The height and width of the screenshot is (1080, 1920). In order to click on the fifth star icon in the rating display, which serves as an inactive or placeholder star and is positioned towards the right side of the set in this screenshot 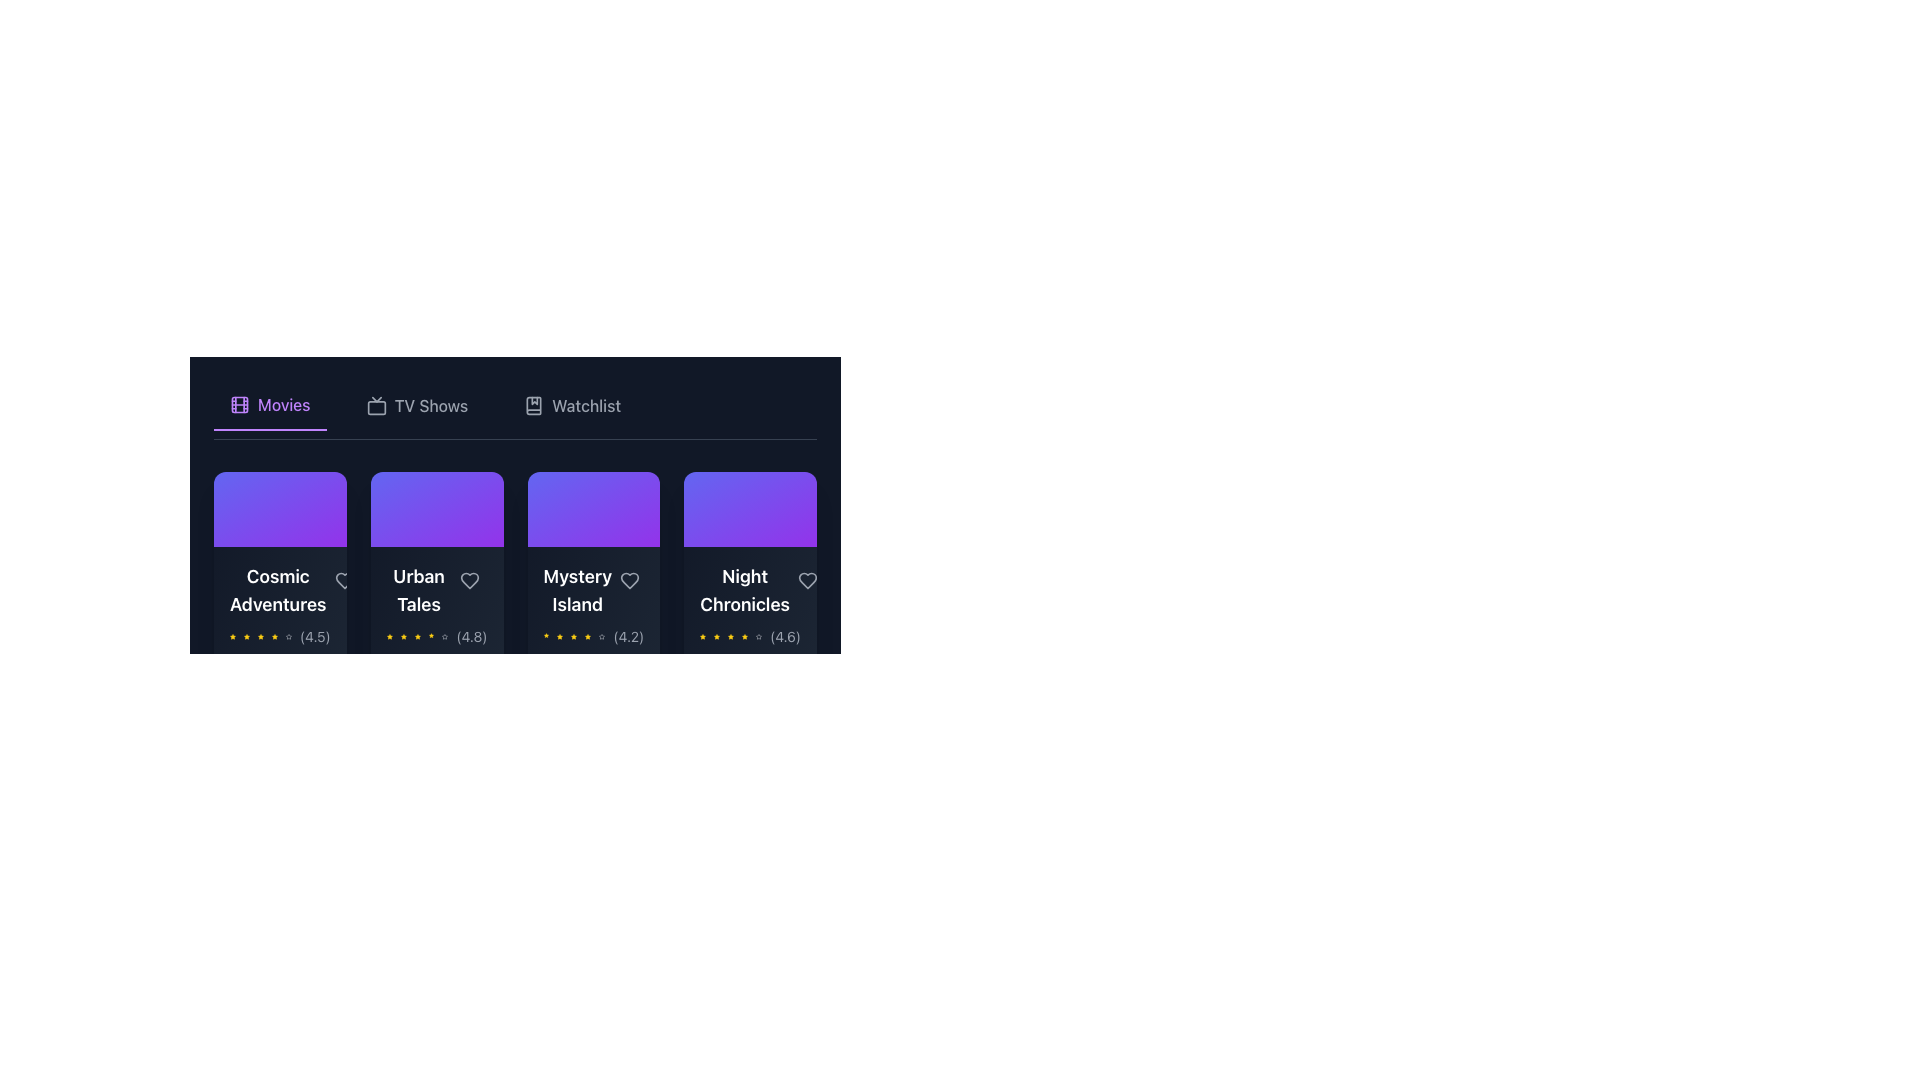, I will do `click(757, 636)`.